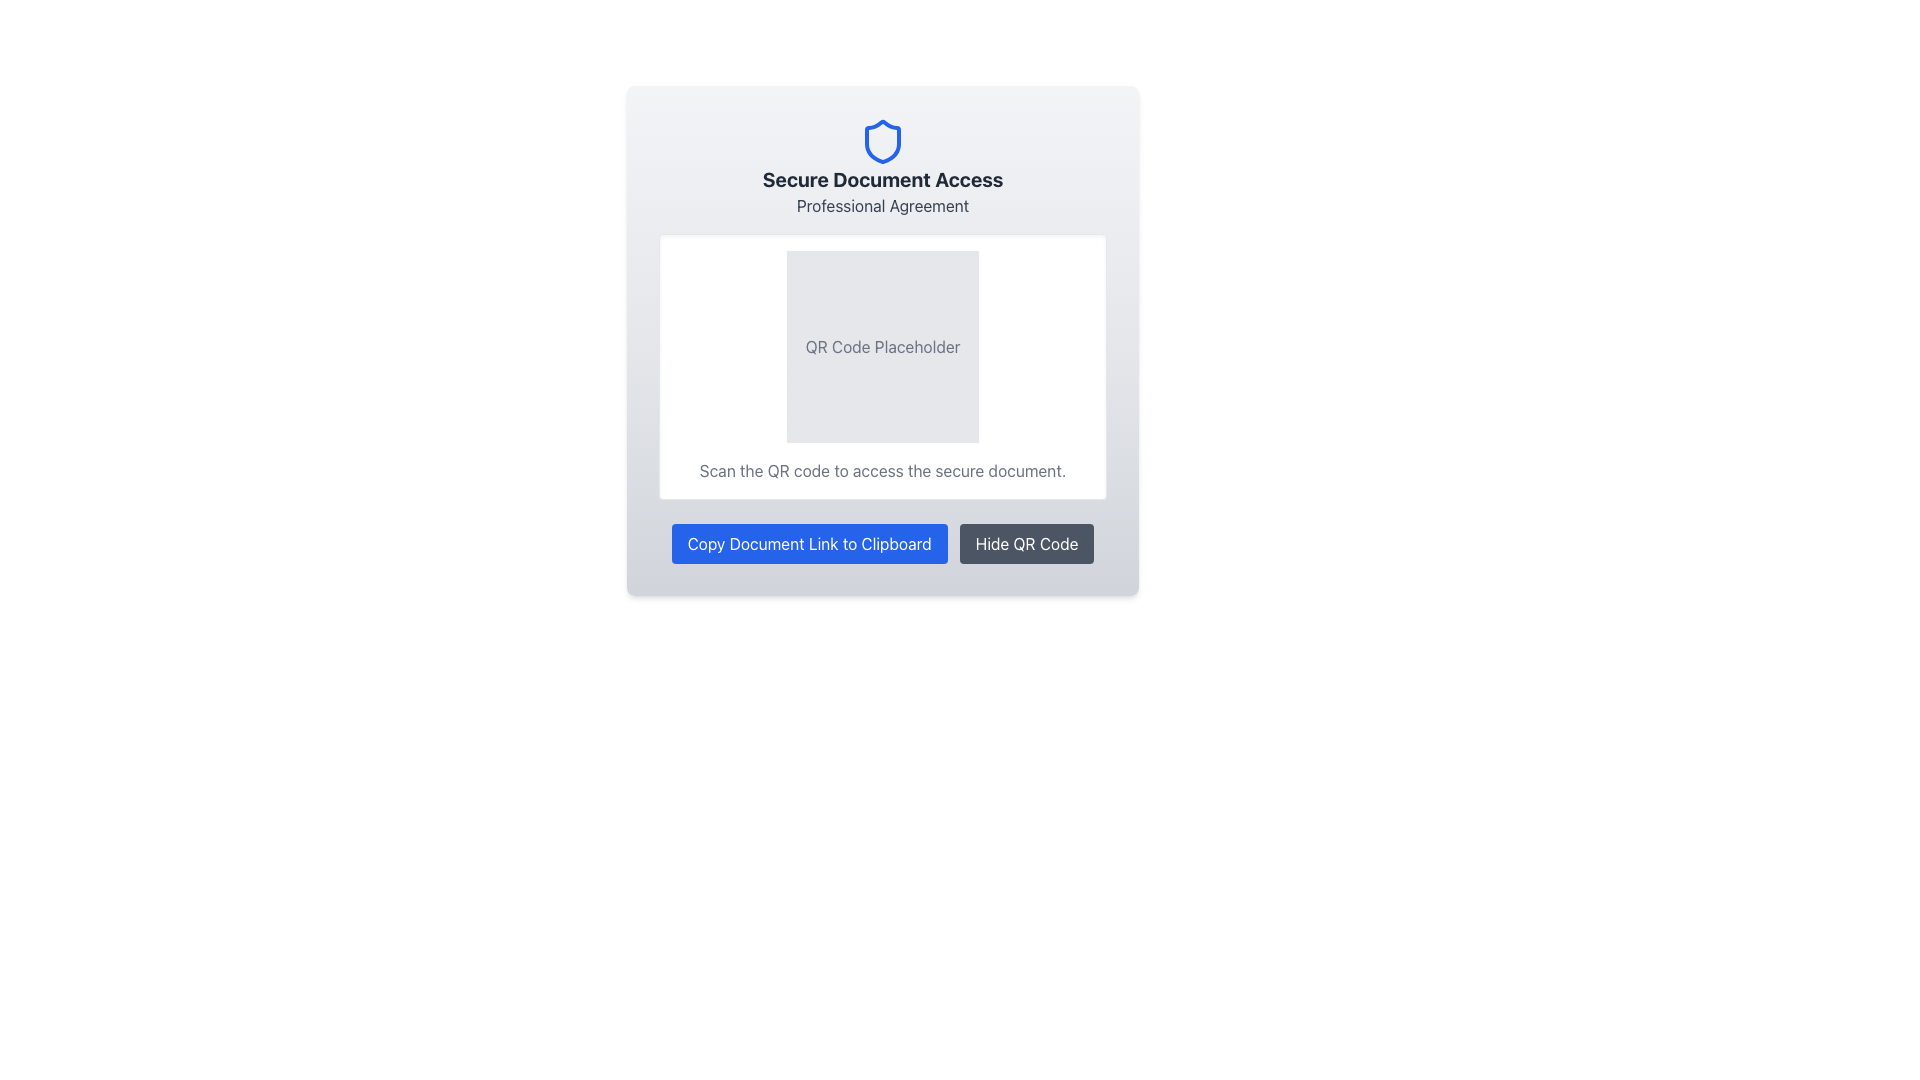  Describe the element at coordinates (882, 346) in the screenshot. I see `the text element displaying 'QR Code Placeholder' which is located in a light gray square box with dashed borders` at that location.